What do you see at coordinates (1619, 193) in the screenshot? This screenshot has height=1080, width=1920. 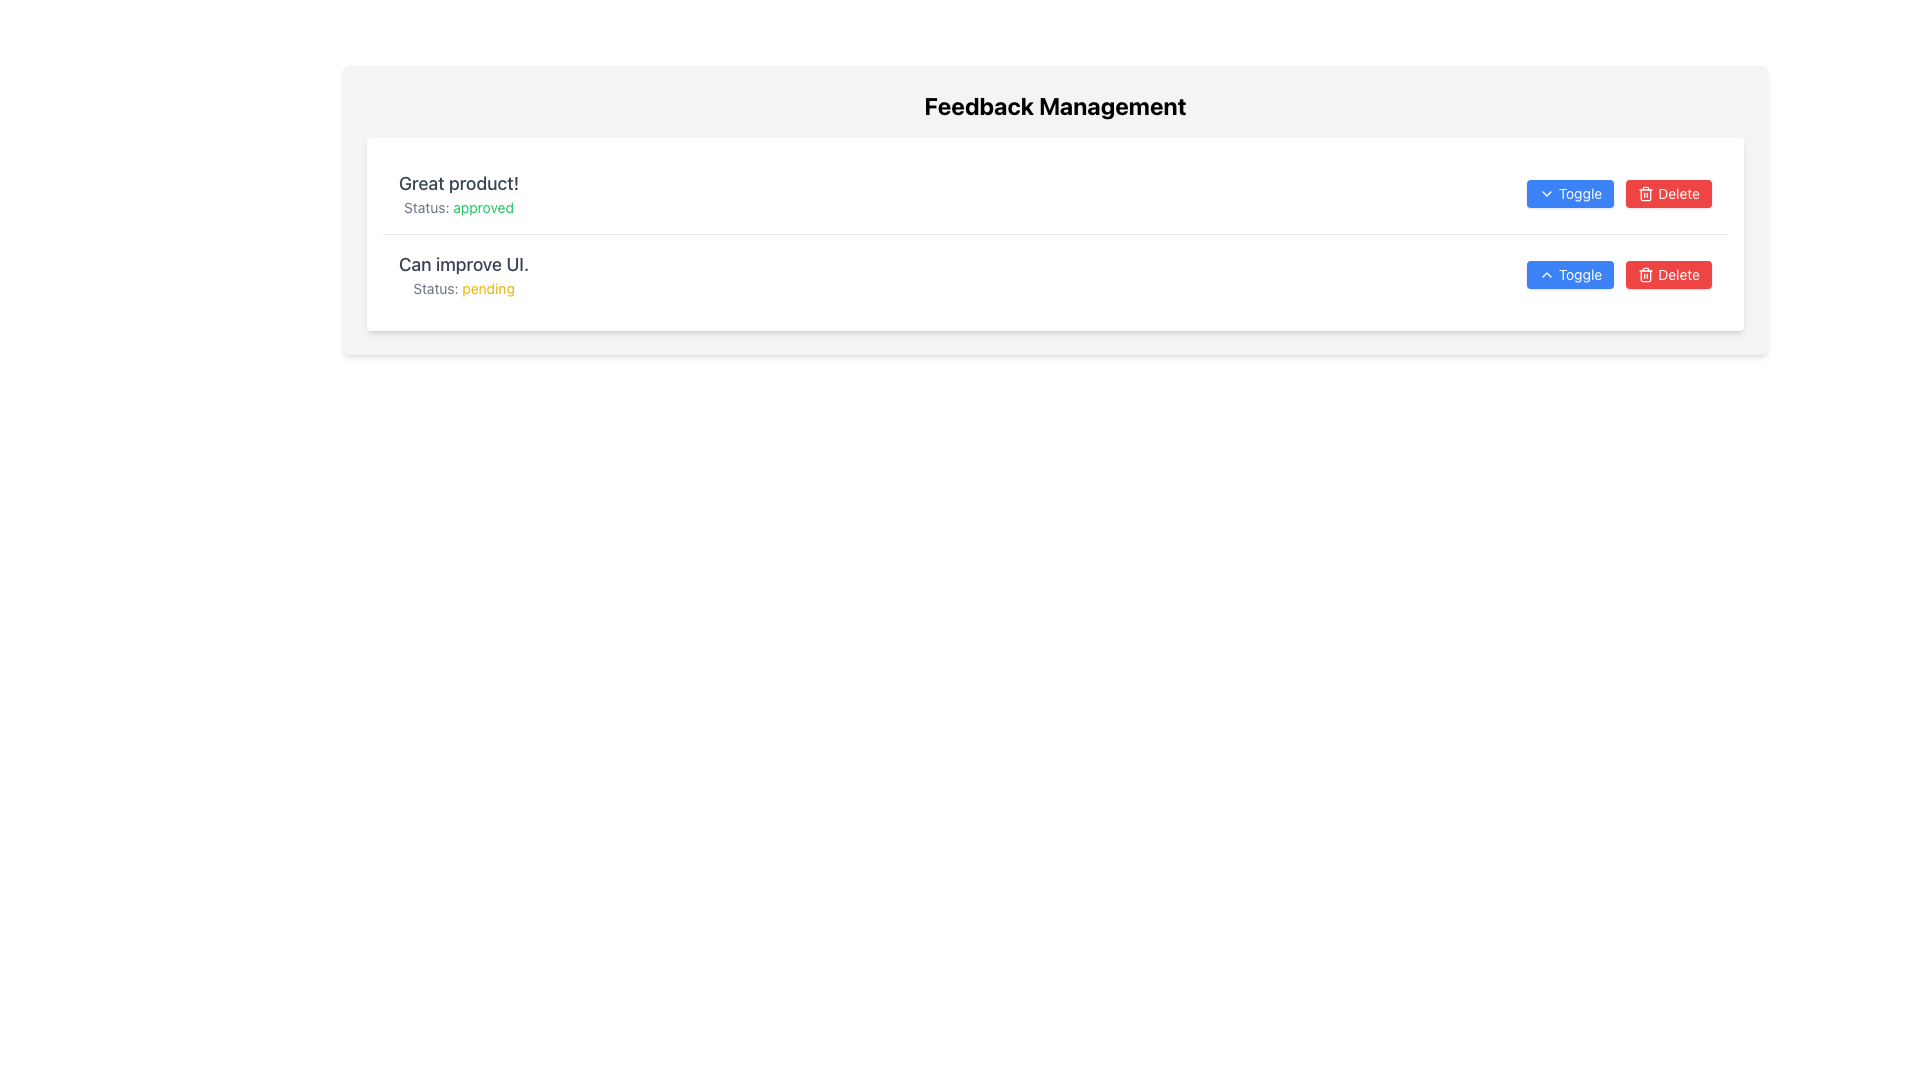 I see `the blue 'Toggle' button in the interactive control set for feedback management` at bounding box center [1619, 193].